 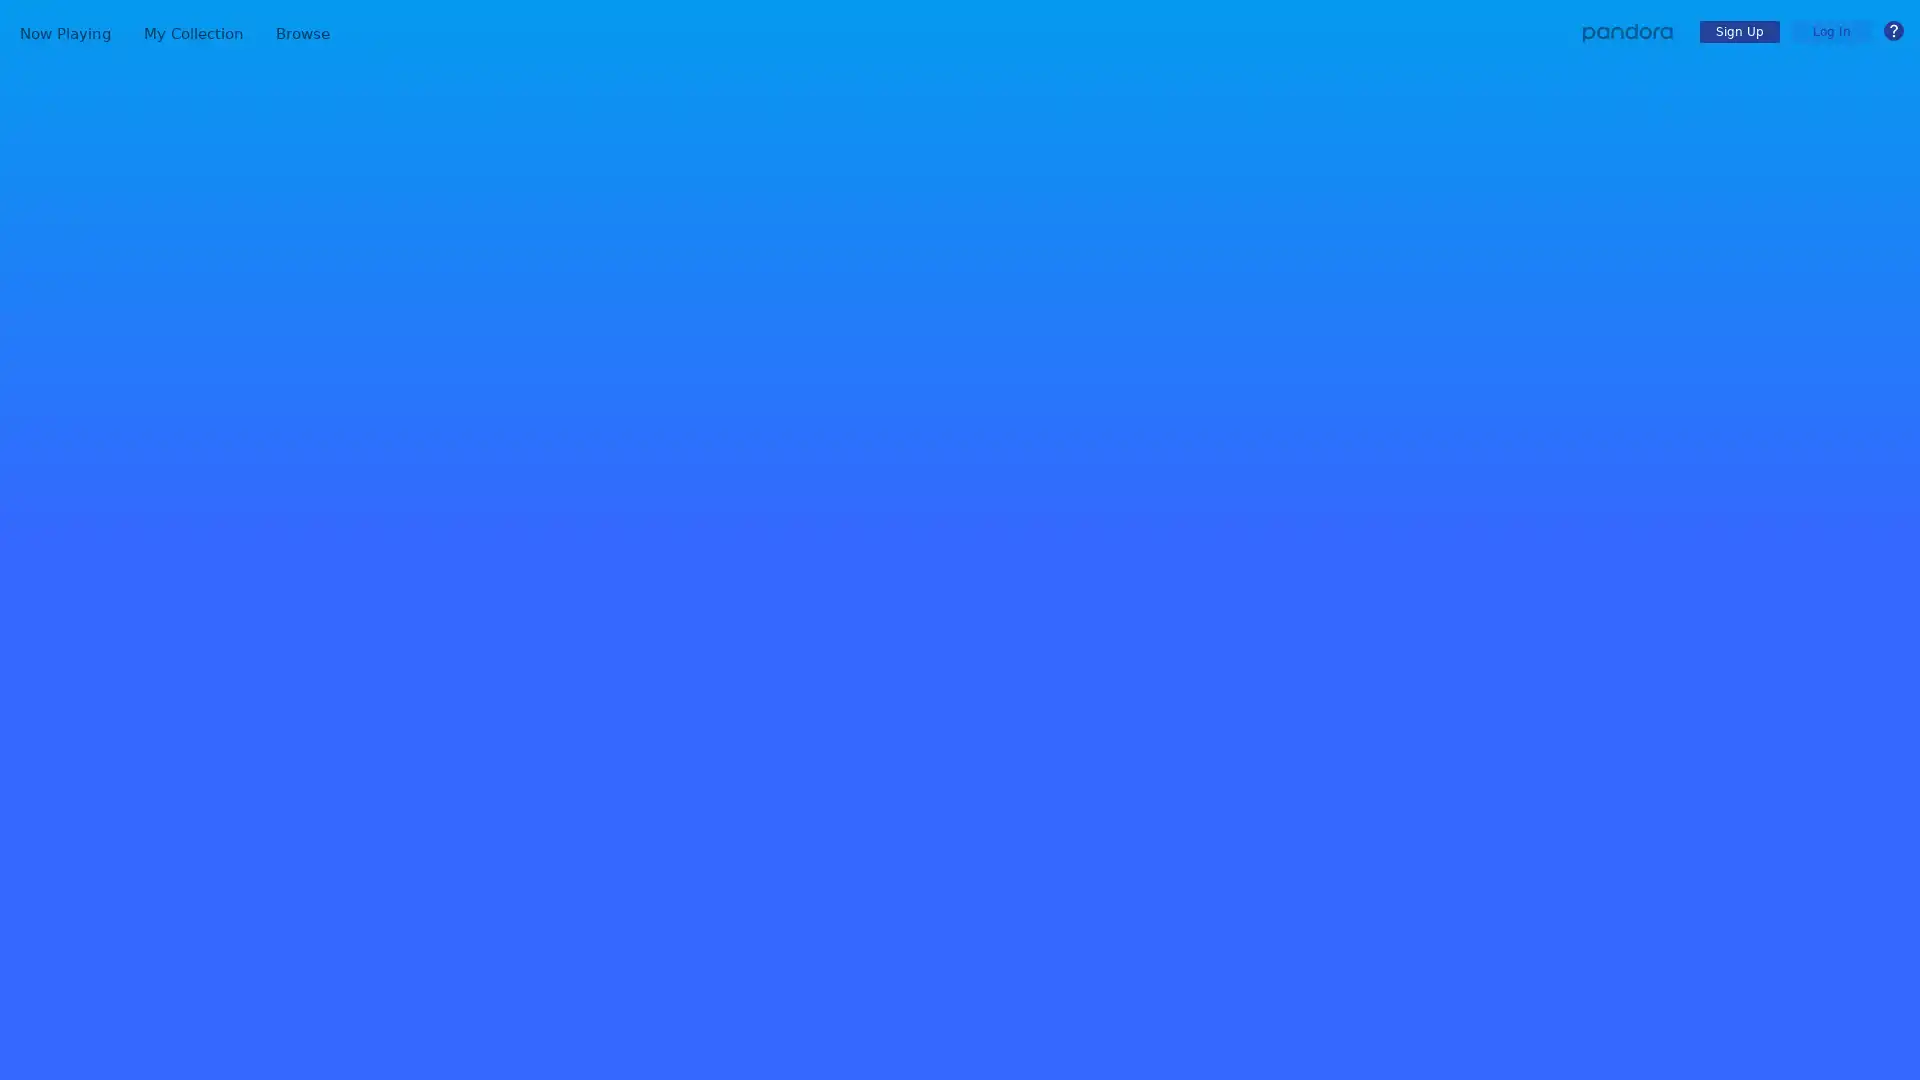 I want to click on Play Ep. 47 | Universal Robots CEO Kim Povlsen on Collaborative Robots for the 98% Ep. 47 | Universal Robots CEO Kim Povlsen on Collaborative Robots for the 98% Jun 7, 2022 46:58 more ... I think you're going to see a world where people work side by side with robots, says Povlsen. Collaborative robots, like those made by Universal Robots, will take care of the 3D tasks - dull, dirty, or dangerous. This will allow people to take on more fulfilling tasks and use their creativity. In this episode, Povlsen discusses the early years of Universal Robots and the ambitious goal to create collaborative robots that would be easy to install and fun to program. They wanted to change that entire paradigm of how to program robots into something that pretty much anyone can do with just minimum training. Before joining Universal Robots, Povlsen spent some of his early years at Schneider Electric working on embedded IoT devices where I think we could all see the great potential of connecting devices in general, but back then it was a pain in the neck to connect anything. Povlsens father was an electrical engineer whose workshop was filled with interesting equipment and project. This early exposure created his passion for technology; even though his first project as a young boy was less than a success. I thought I could build this new fancy program and I totally failed..But, I thought it was great. In this lively Moores Lobby interview, the charismatic Povlsen also expounds on: The IKEA of cobots From ship building to robotics - how a Danish community transitioned from world leadership in one industry to a completely different one The conceptual connection between noise-canceling headphones and better cobots And, why he doesnt want to play squash with a robot, so click(x=1285, y=562).